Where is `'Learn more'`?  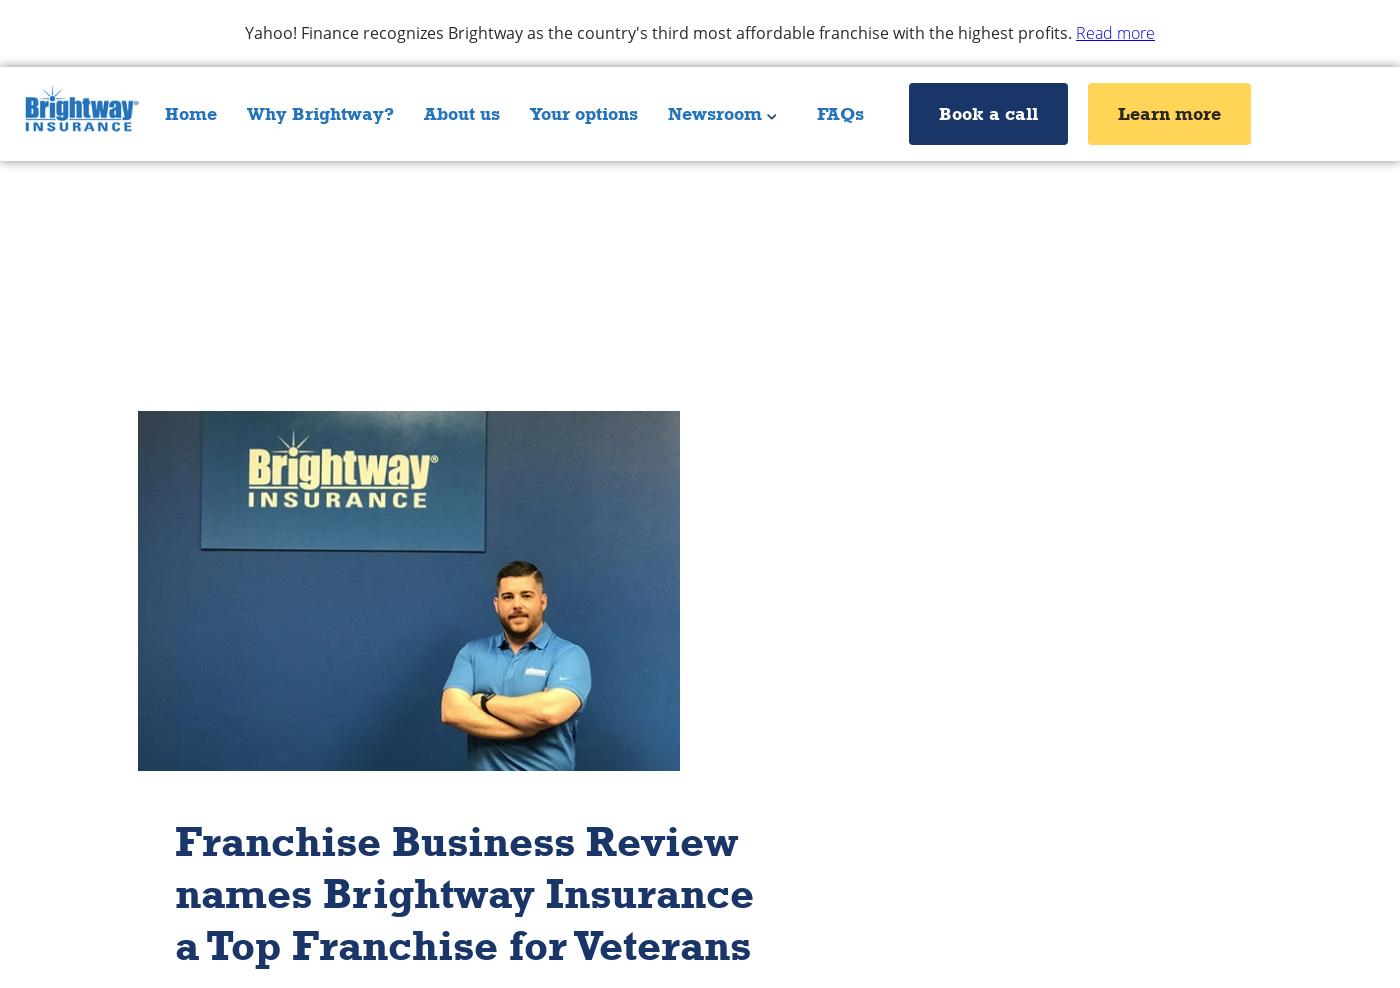 'Learn more' is located at coordinates (1169, 114).